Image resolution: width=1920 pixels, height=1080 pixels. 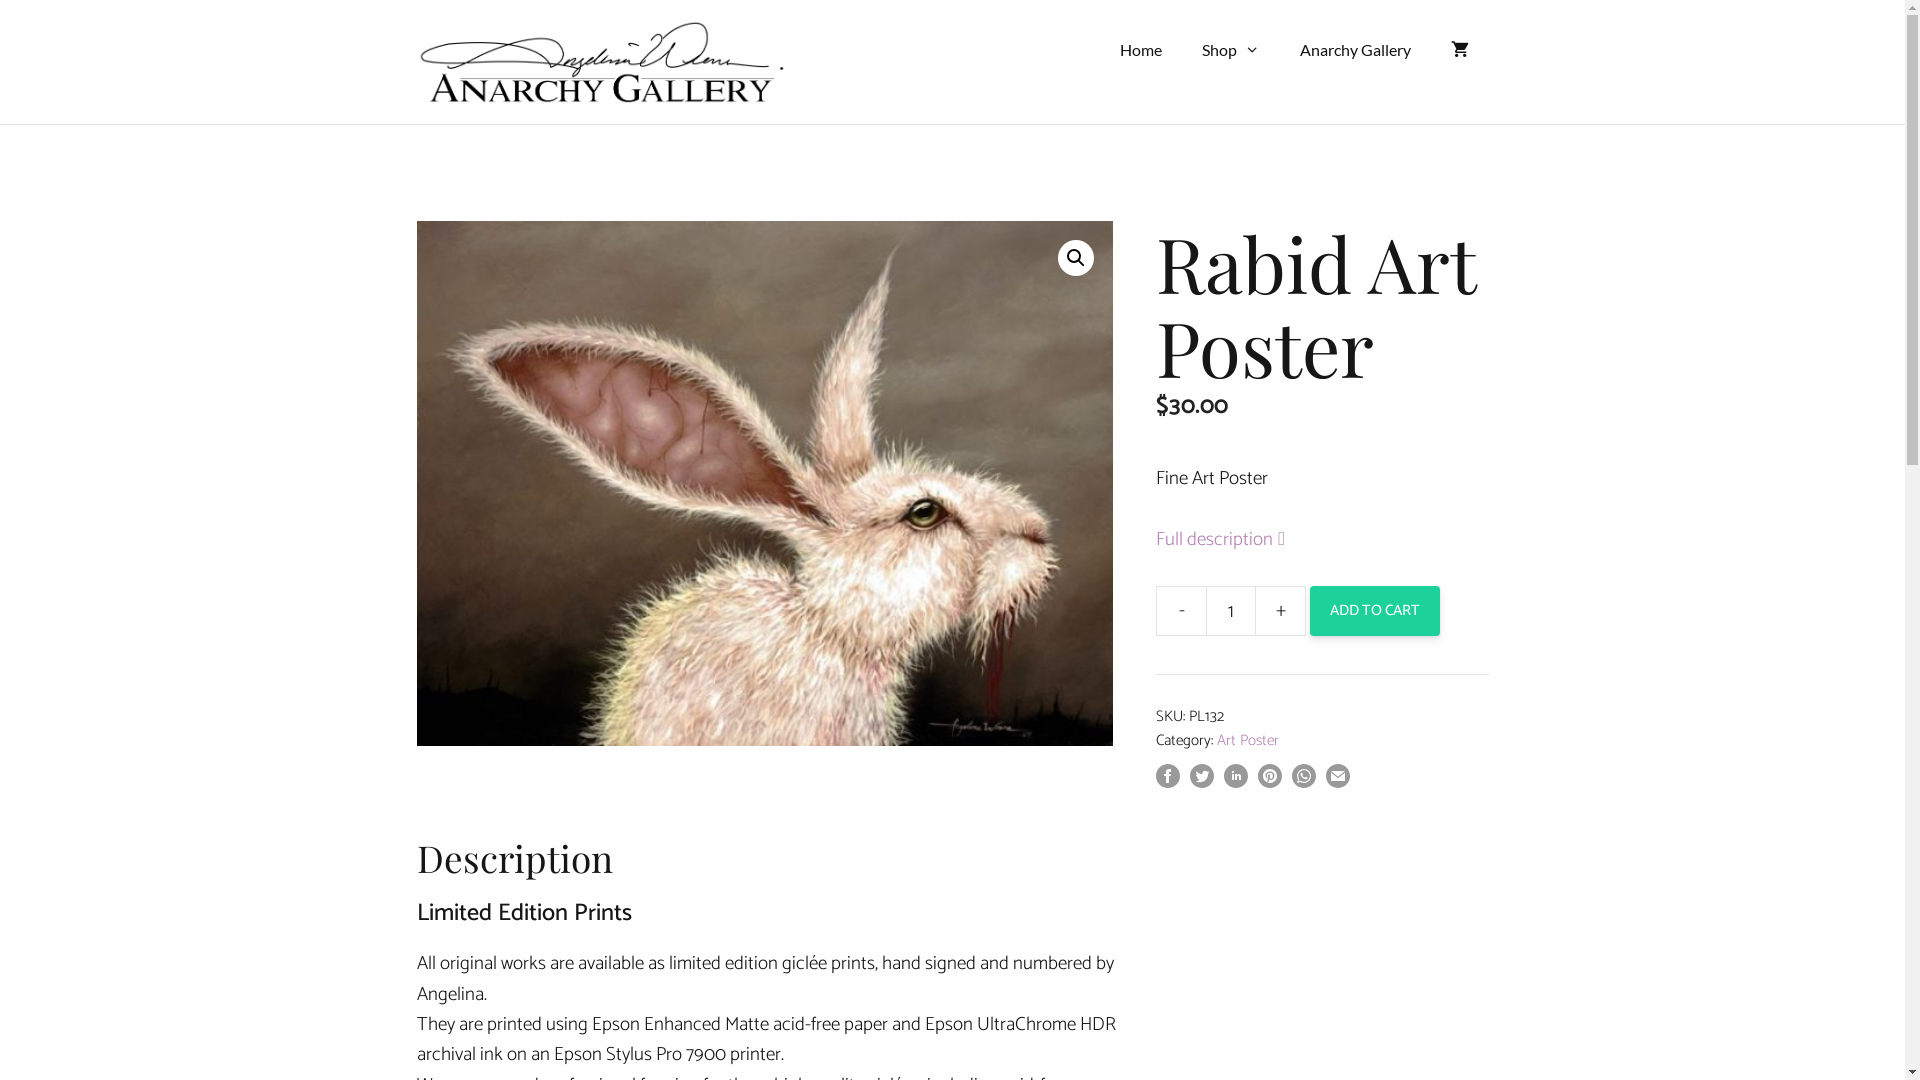 What do you see at coordinates (1180, 609) in the screenshot?
I see `'-'` at bounding box center [1180, 609].